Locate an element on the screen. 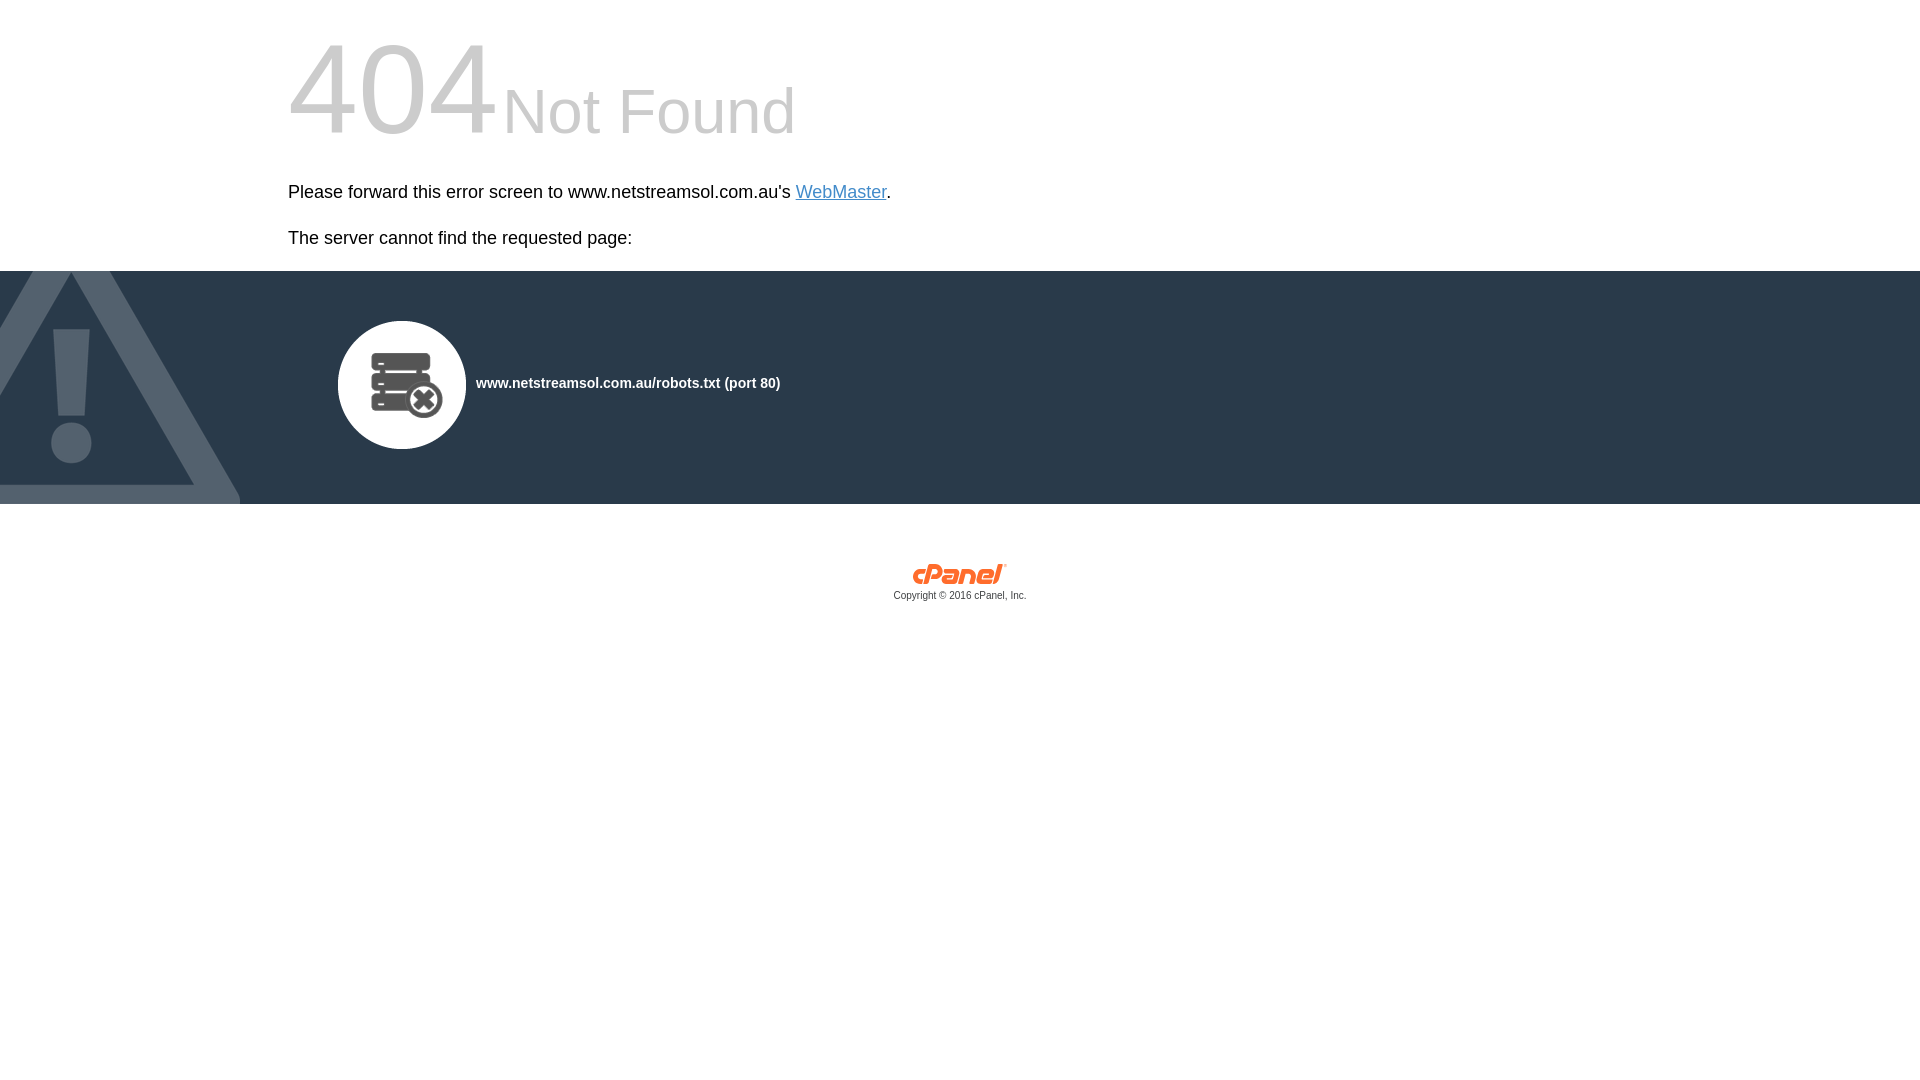  'WebMaster' is located at coordinates (841, 192).